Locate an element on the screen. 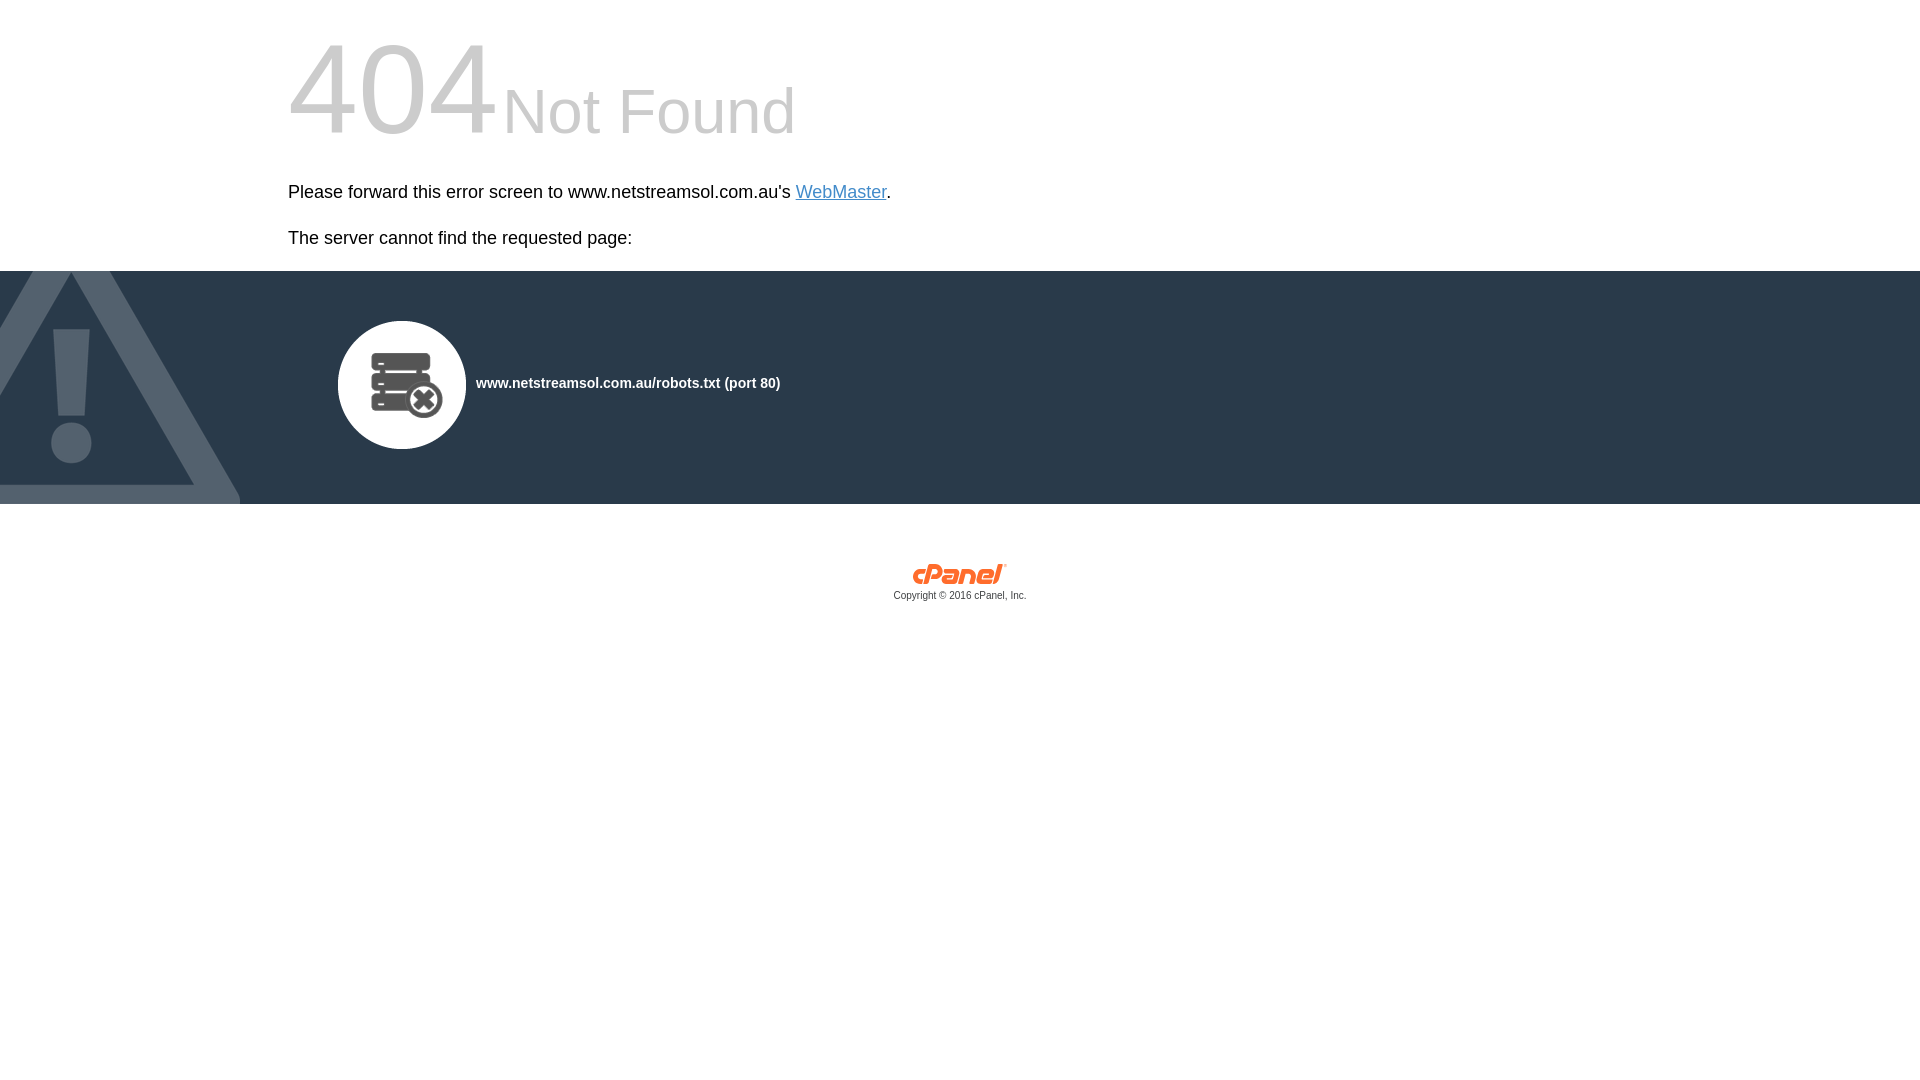  'WebMaster' is located at coordinates (841, 192).